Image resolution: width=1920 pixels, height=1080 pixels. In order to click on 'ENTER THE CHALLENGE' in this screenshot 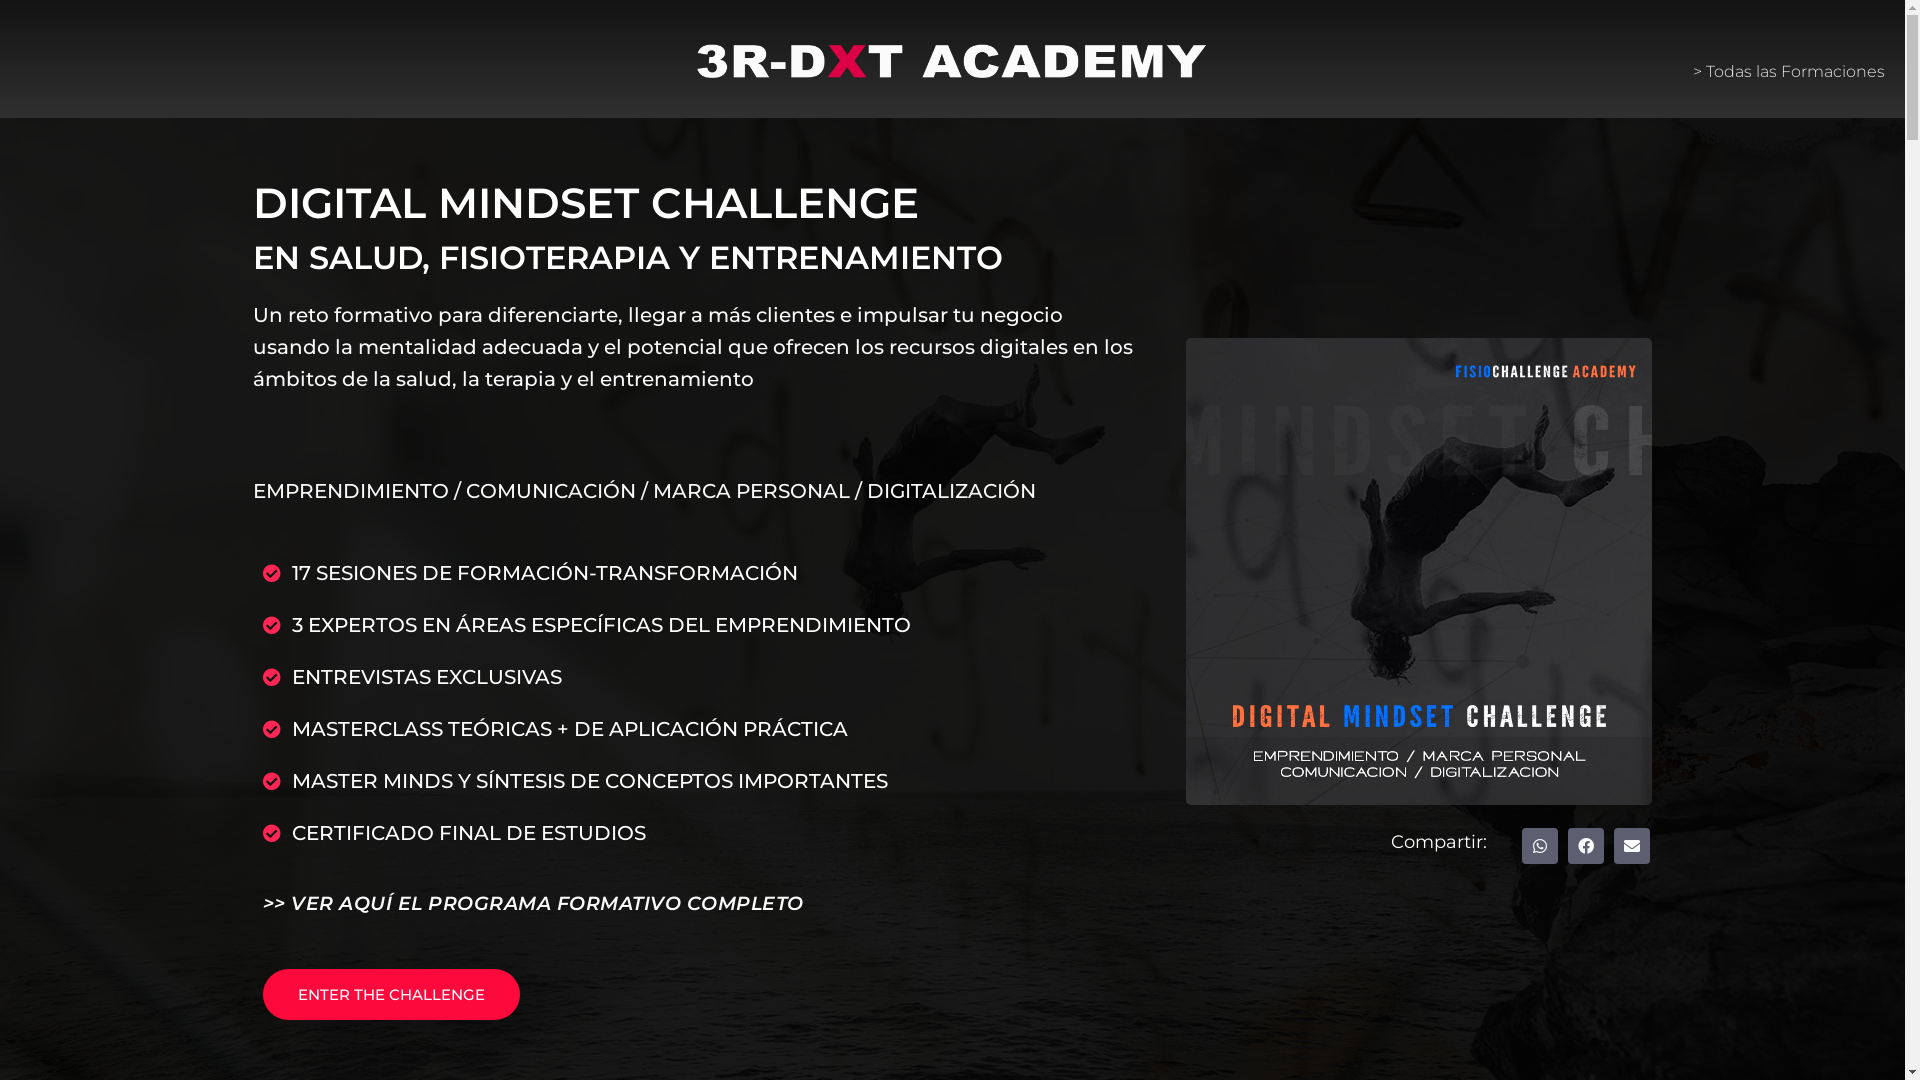, I will do `click(390, 994)`.